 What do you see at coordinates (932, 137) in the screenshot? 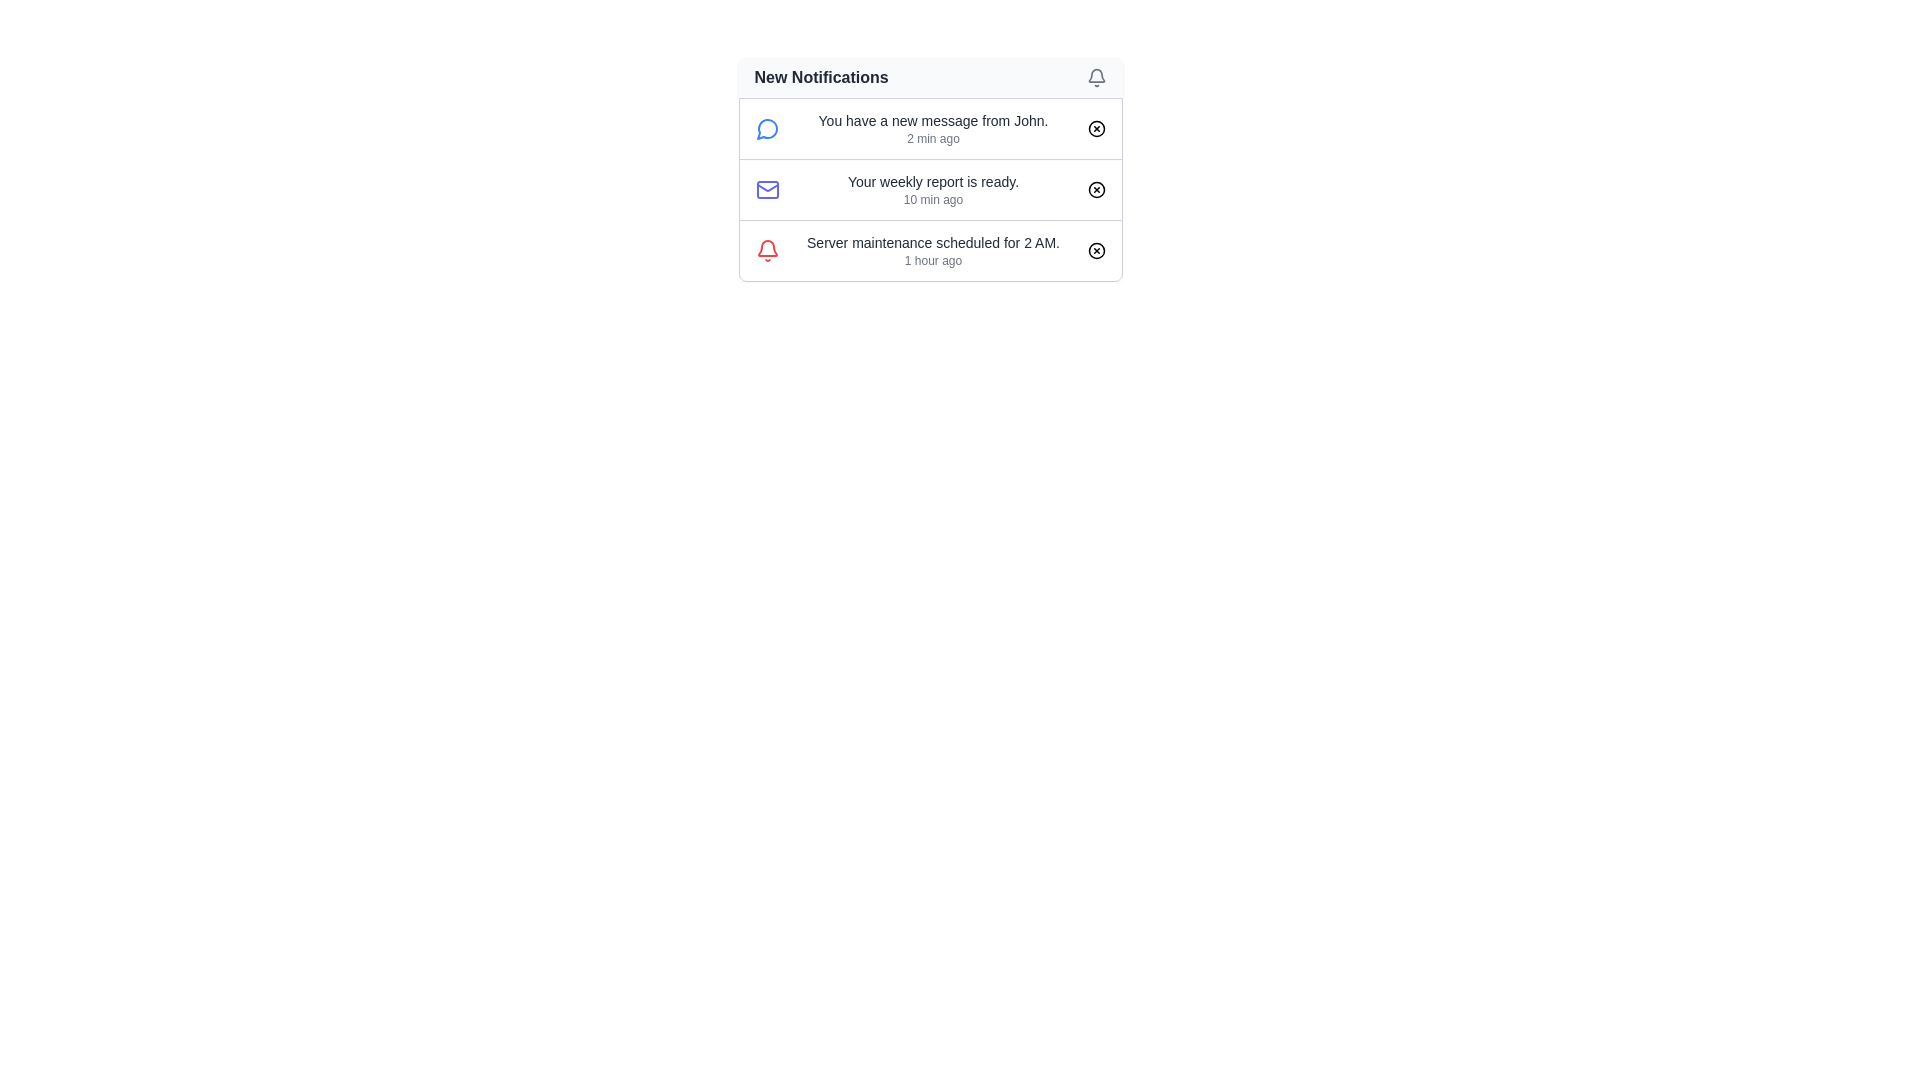
I see `the time elapsed Text label that indicates the time since the notification was received, located below the message from John in the notification list` at bounding box center [932, 137].